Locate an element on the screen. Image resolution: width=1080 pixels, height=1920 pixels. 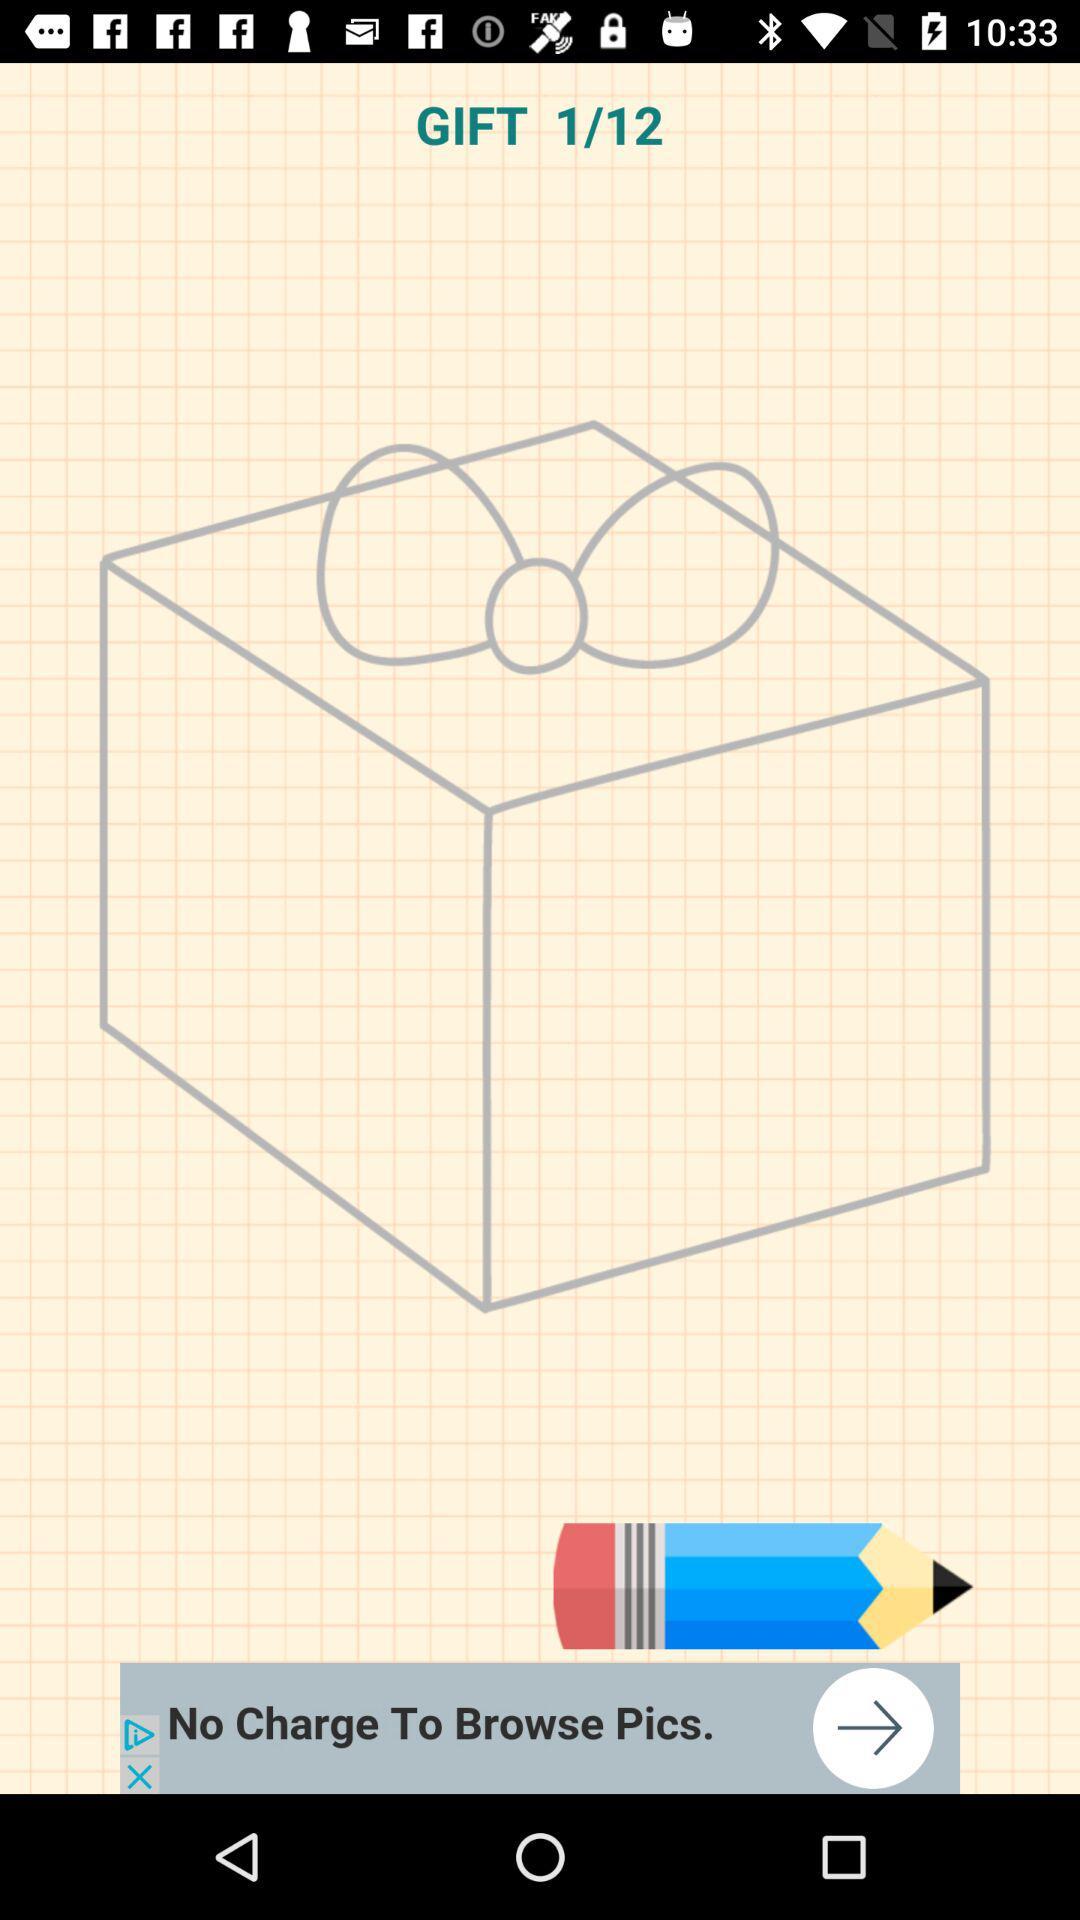
advertisement is located at coordinates (763, 1585).